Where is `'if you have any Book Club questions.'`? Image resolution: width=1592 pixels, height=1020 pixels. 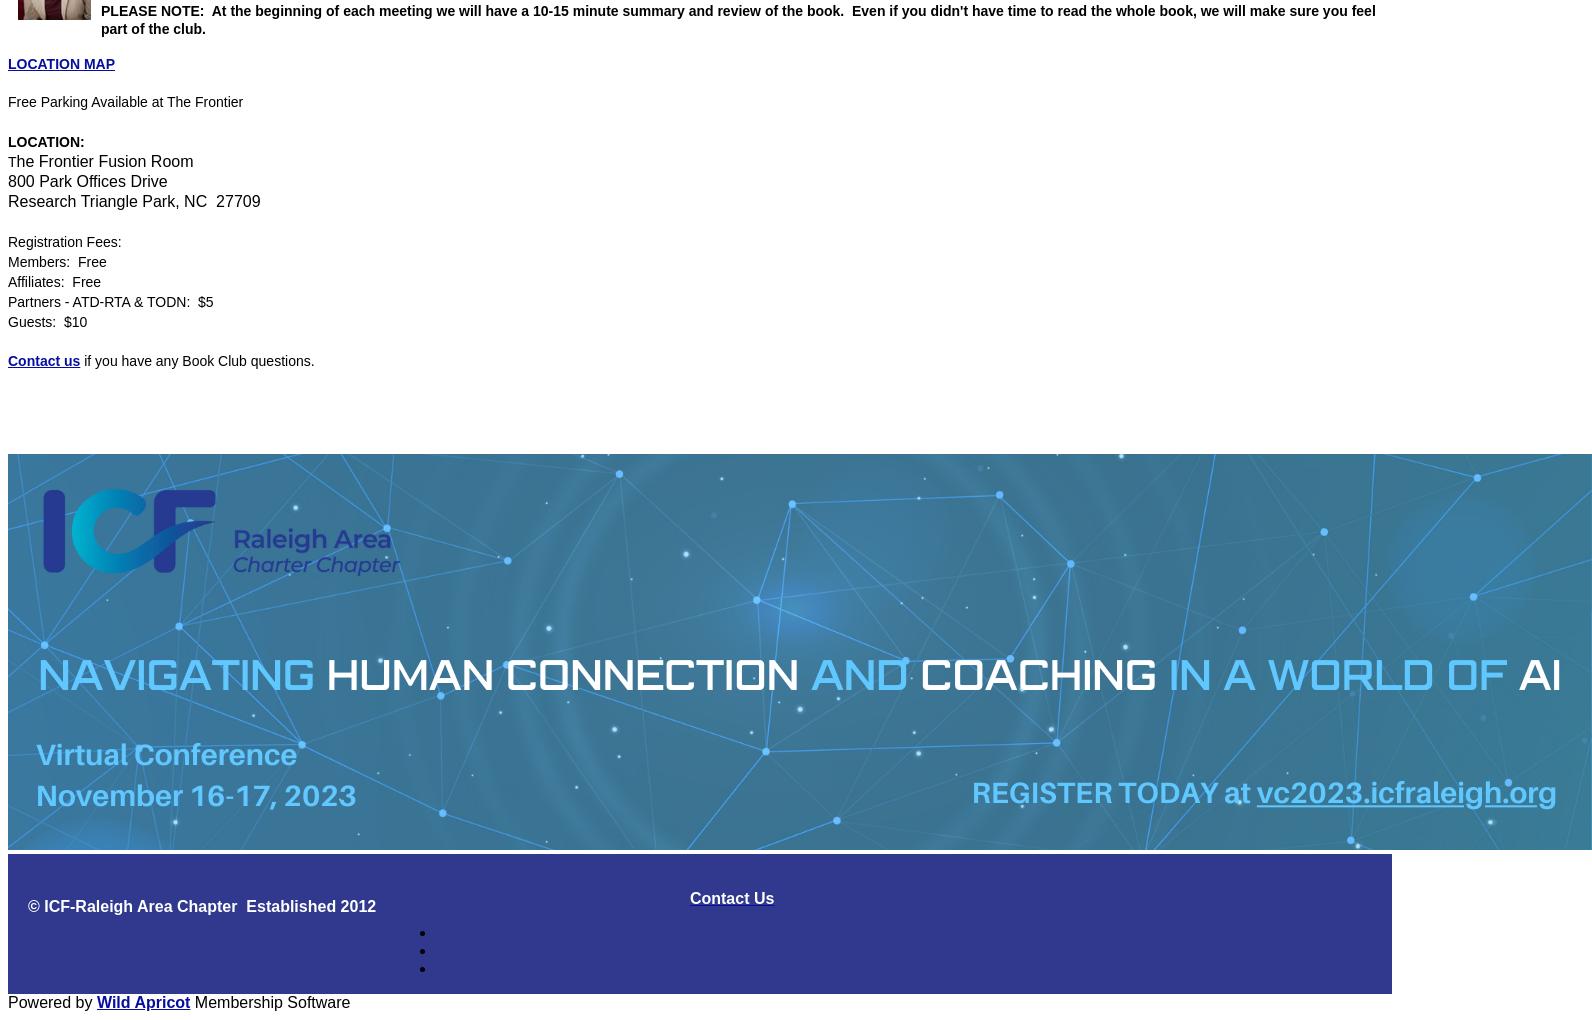
'if you have any Book Club questions.' is located at coordinates (196, 358).